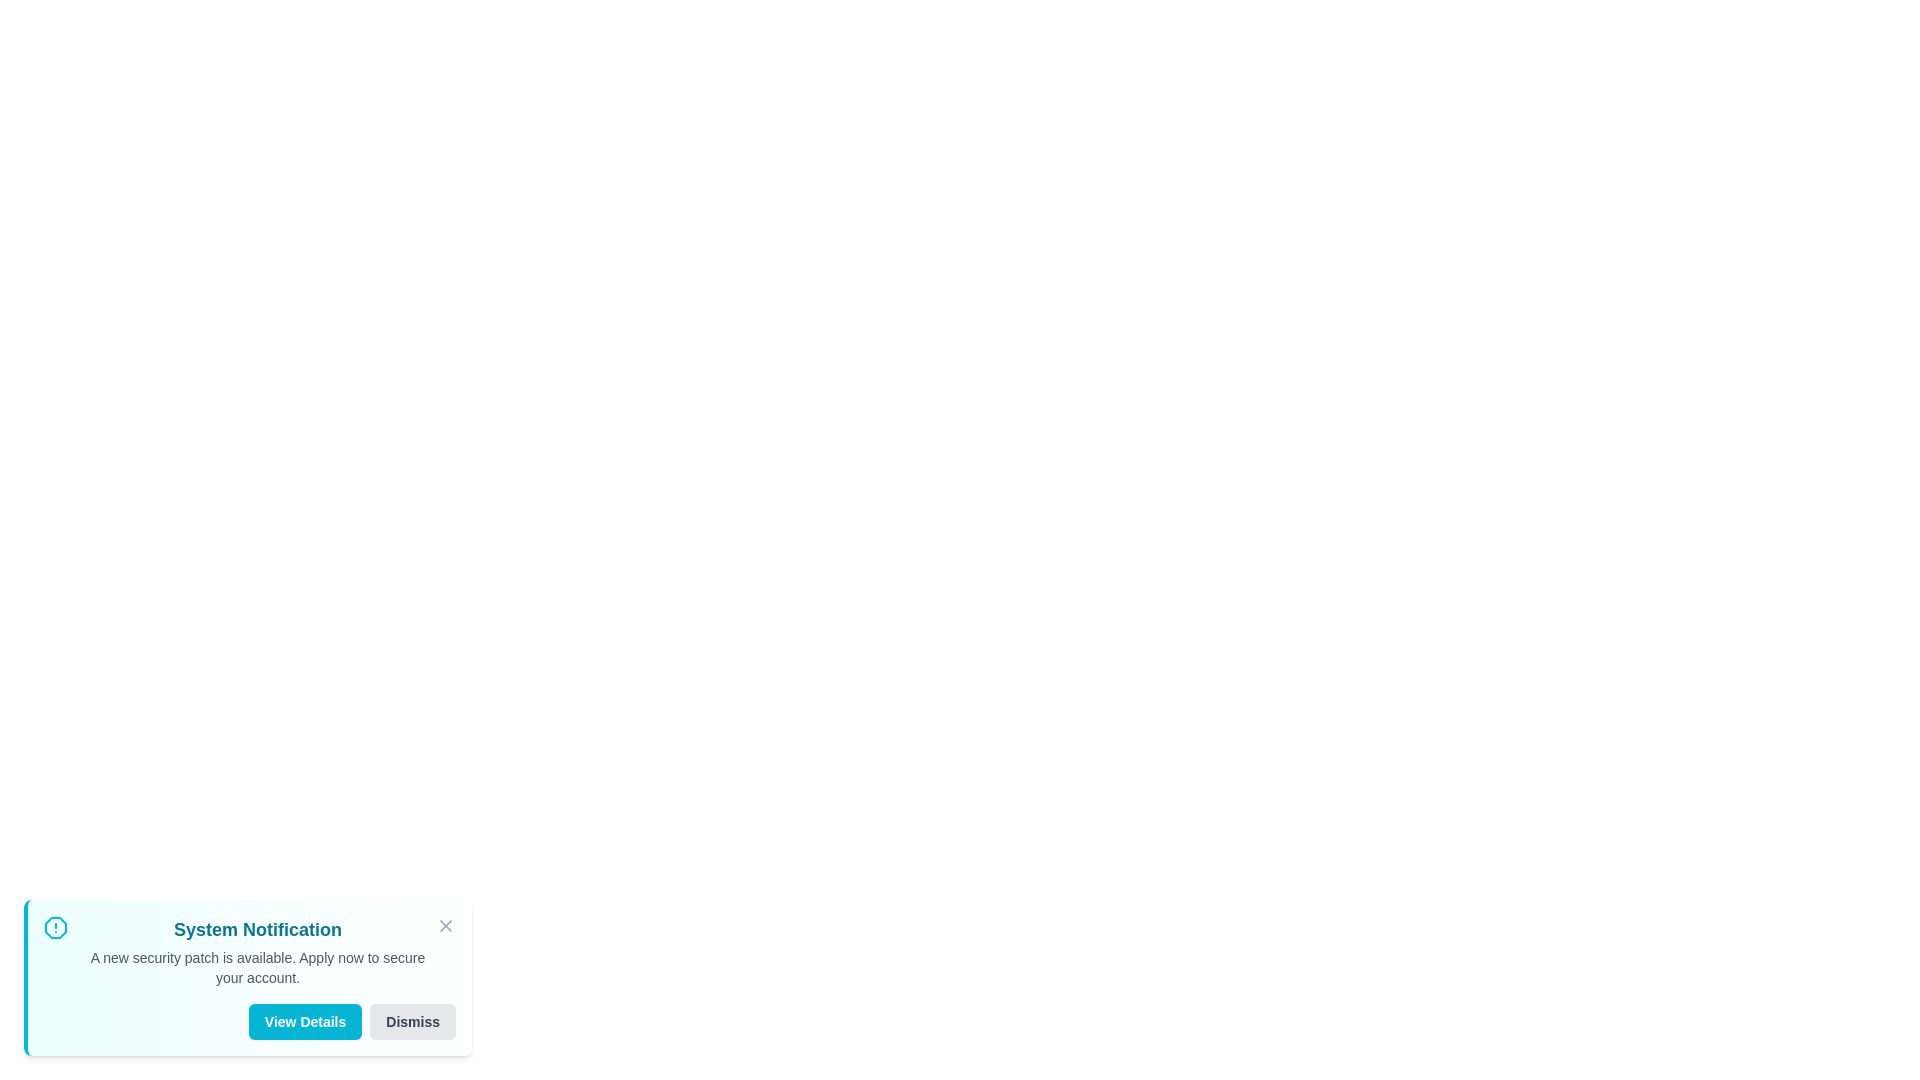  Describe the element at coordinates (56, 928) in the screenshot. I see `the alert icon to inspect its functionality or styling` at that location.